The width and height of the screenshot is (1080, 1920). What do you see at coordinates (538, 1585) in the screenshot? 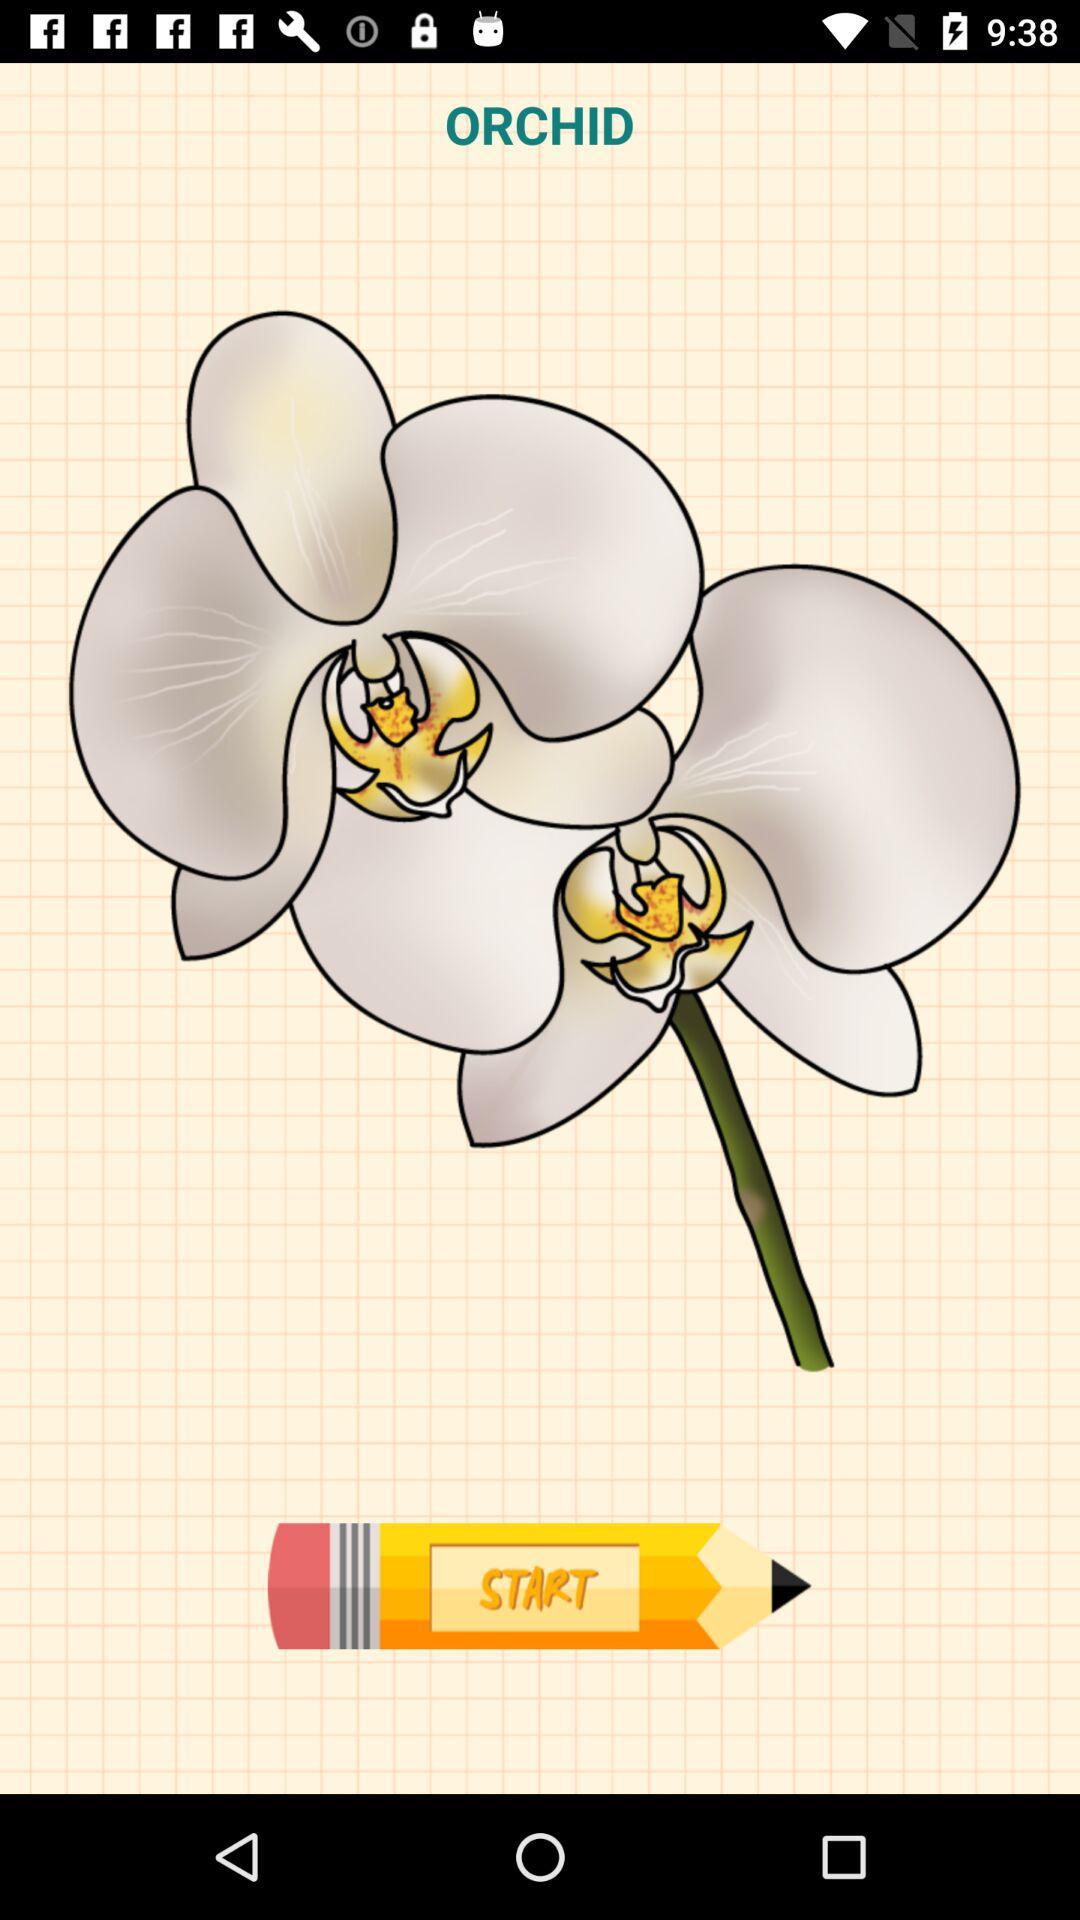
I see `begin playing` at bounding box center [538, 1585].